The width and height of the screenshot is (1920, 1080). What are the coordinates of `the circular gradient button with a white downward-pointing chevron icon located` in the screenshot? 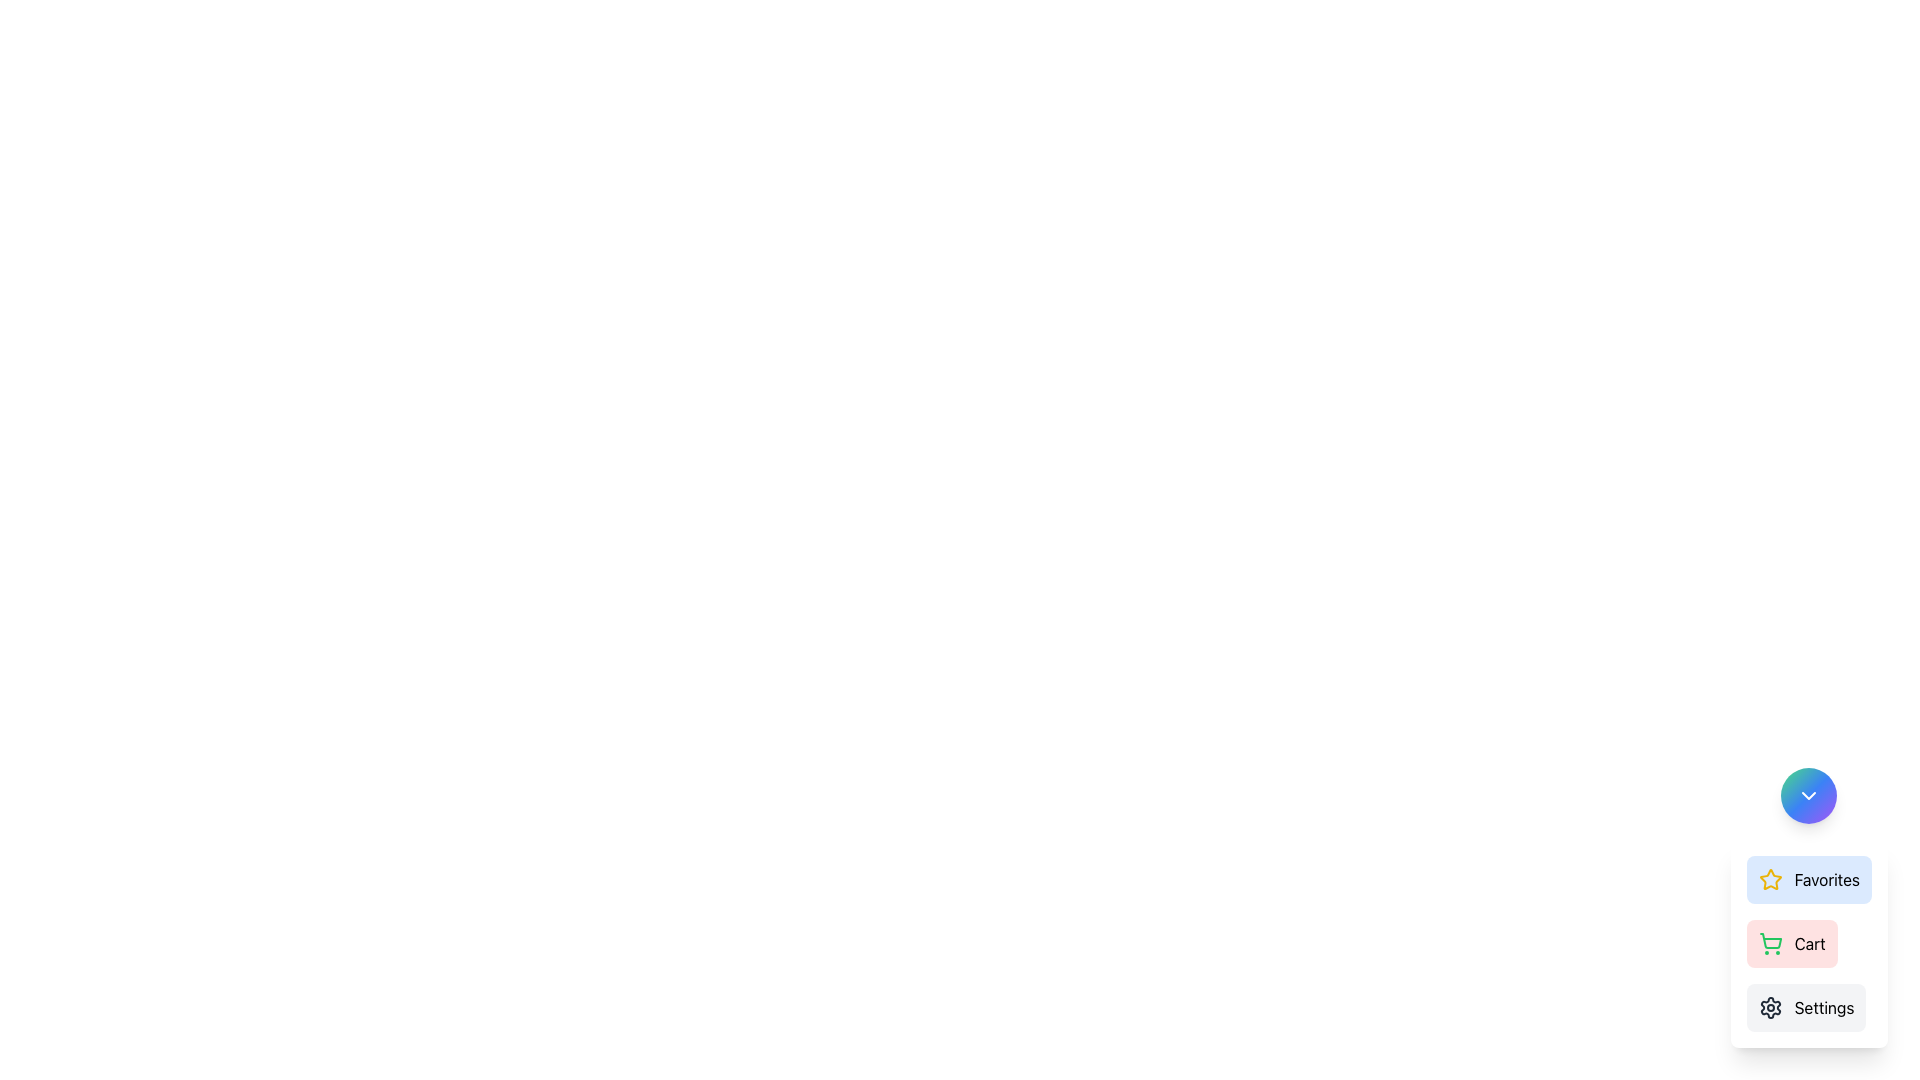 It's located at (1809, 794).